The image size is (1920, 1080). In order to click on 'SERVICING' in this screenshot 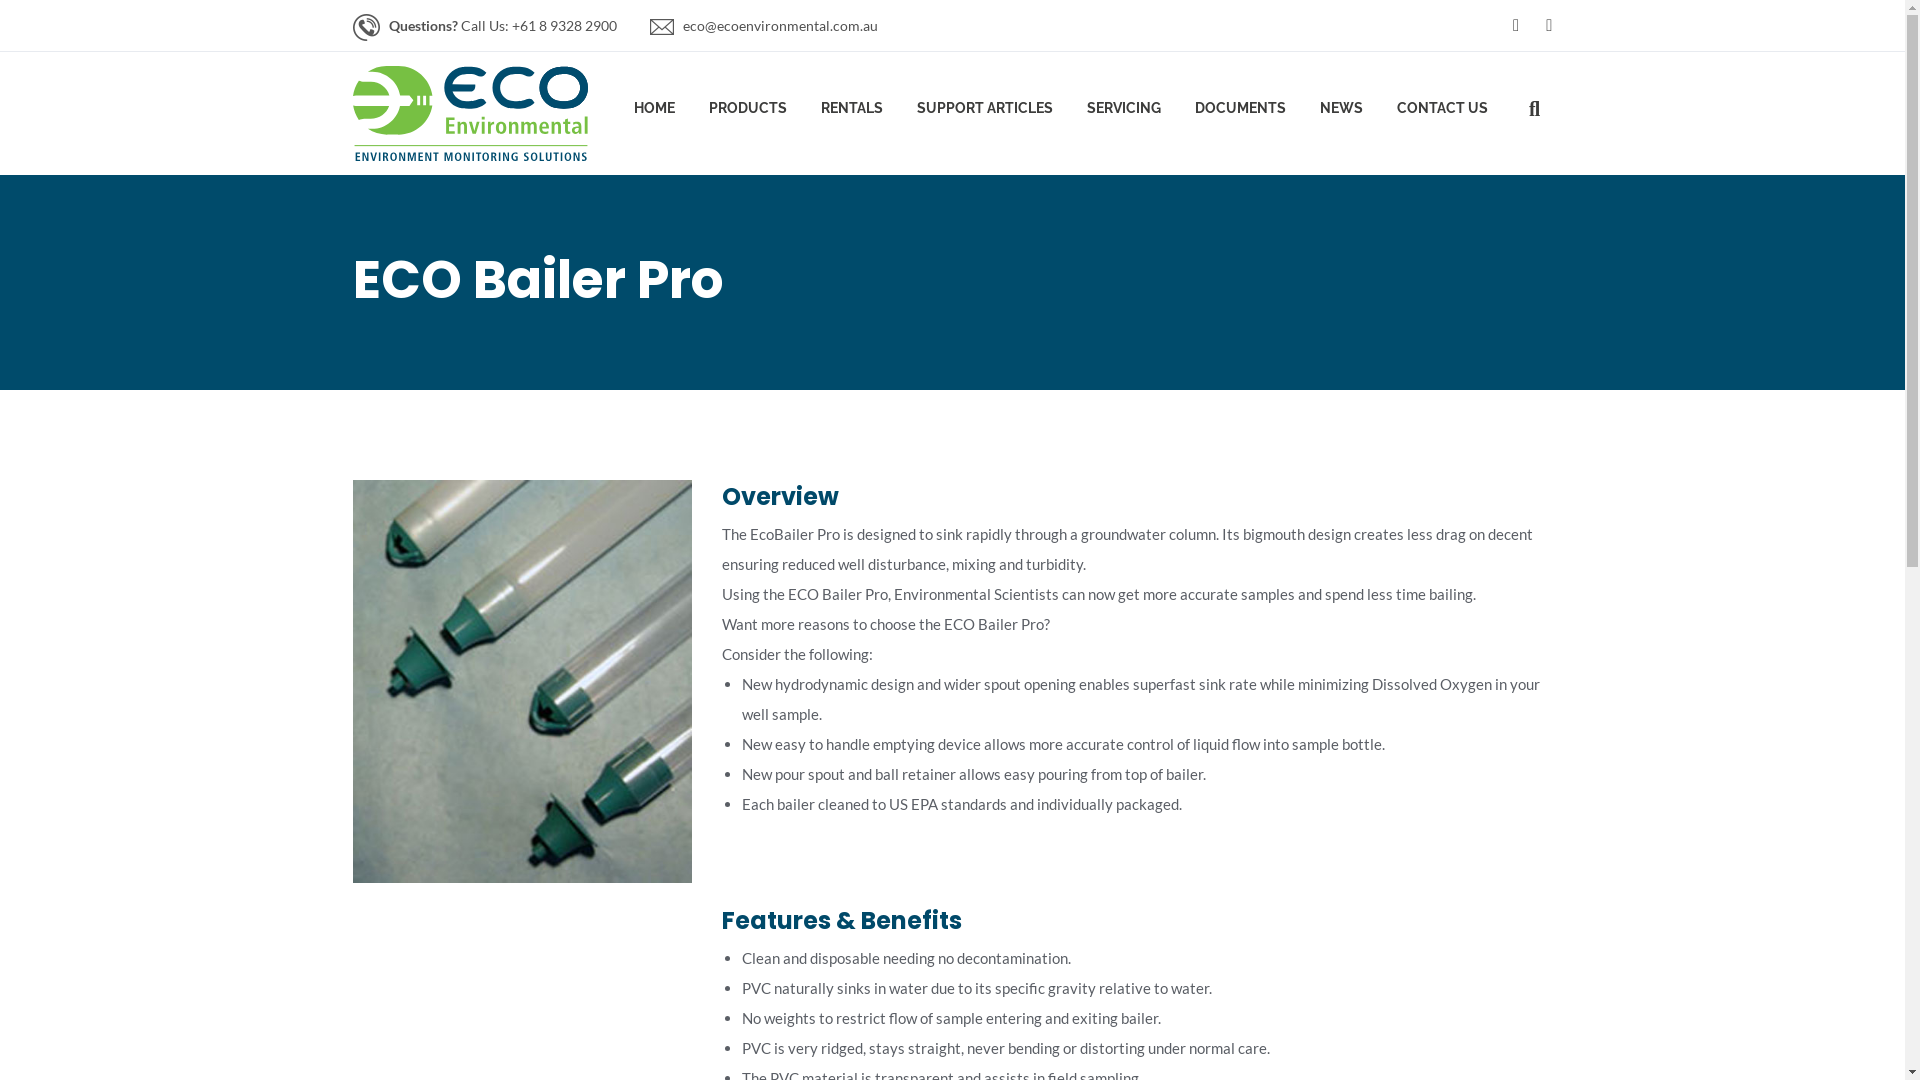, I will do `click(1123, 113)`.